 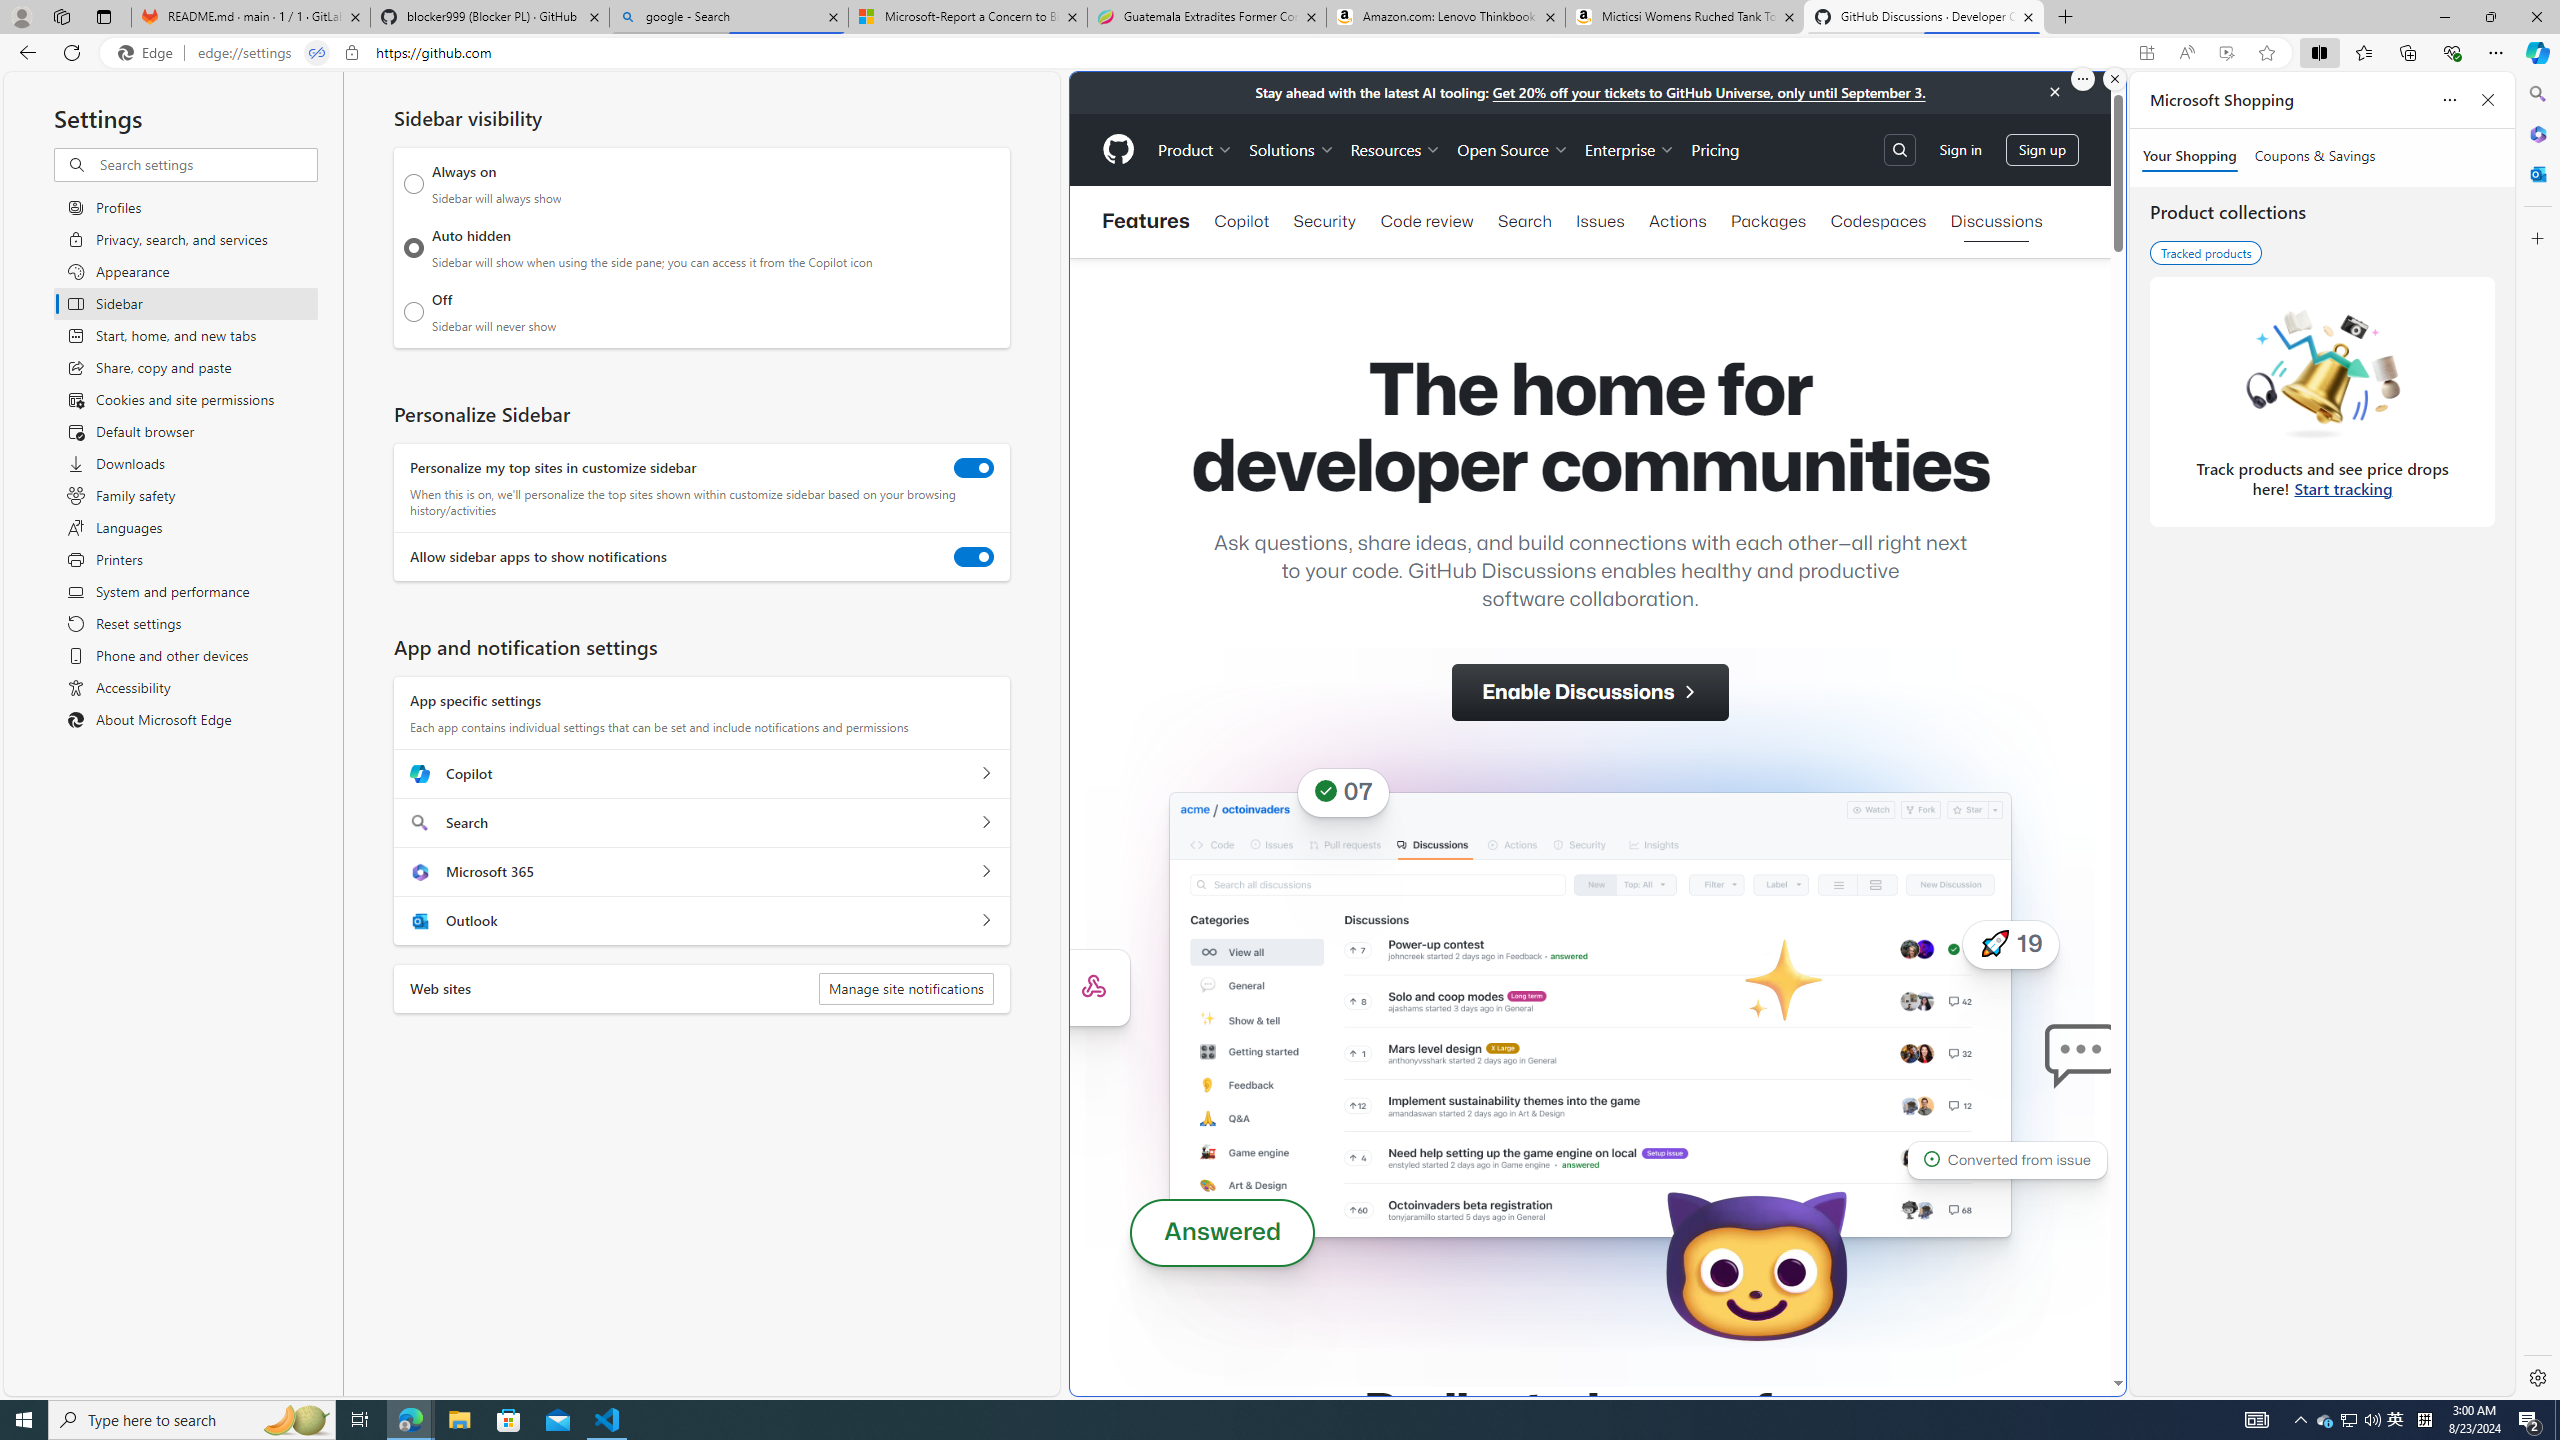 What do you see at coordinates (1630, 149) in the screenshot?
I see `'Enterprise'` at bounding box center [1630, 149].